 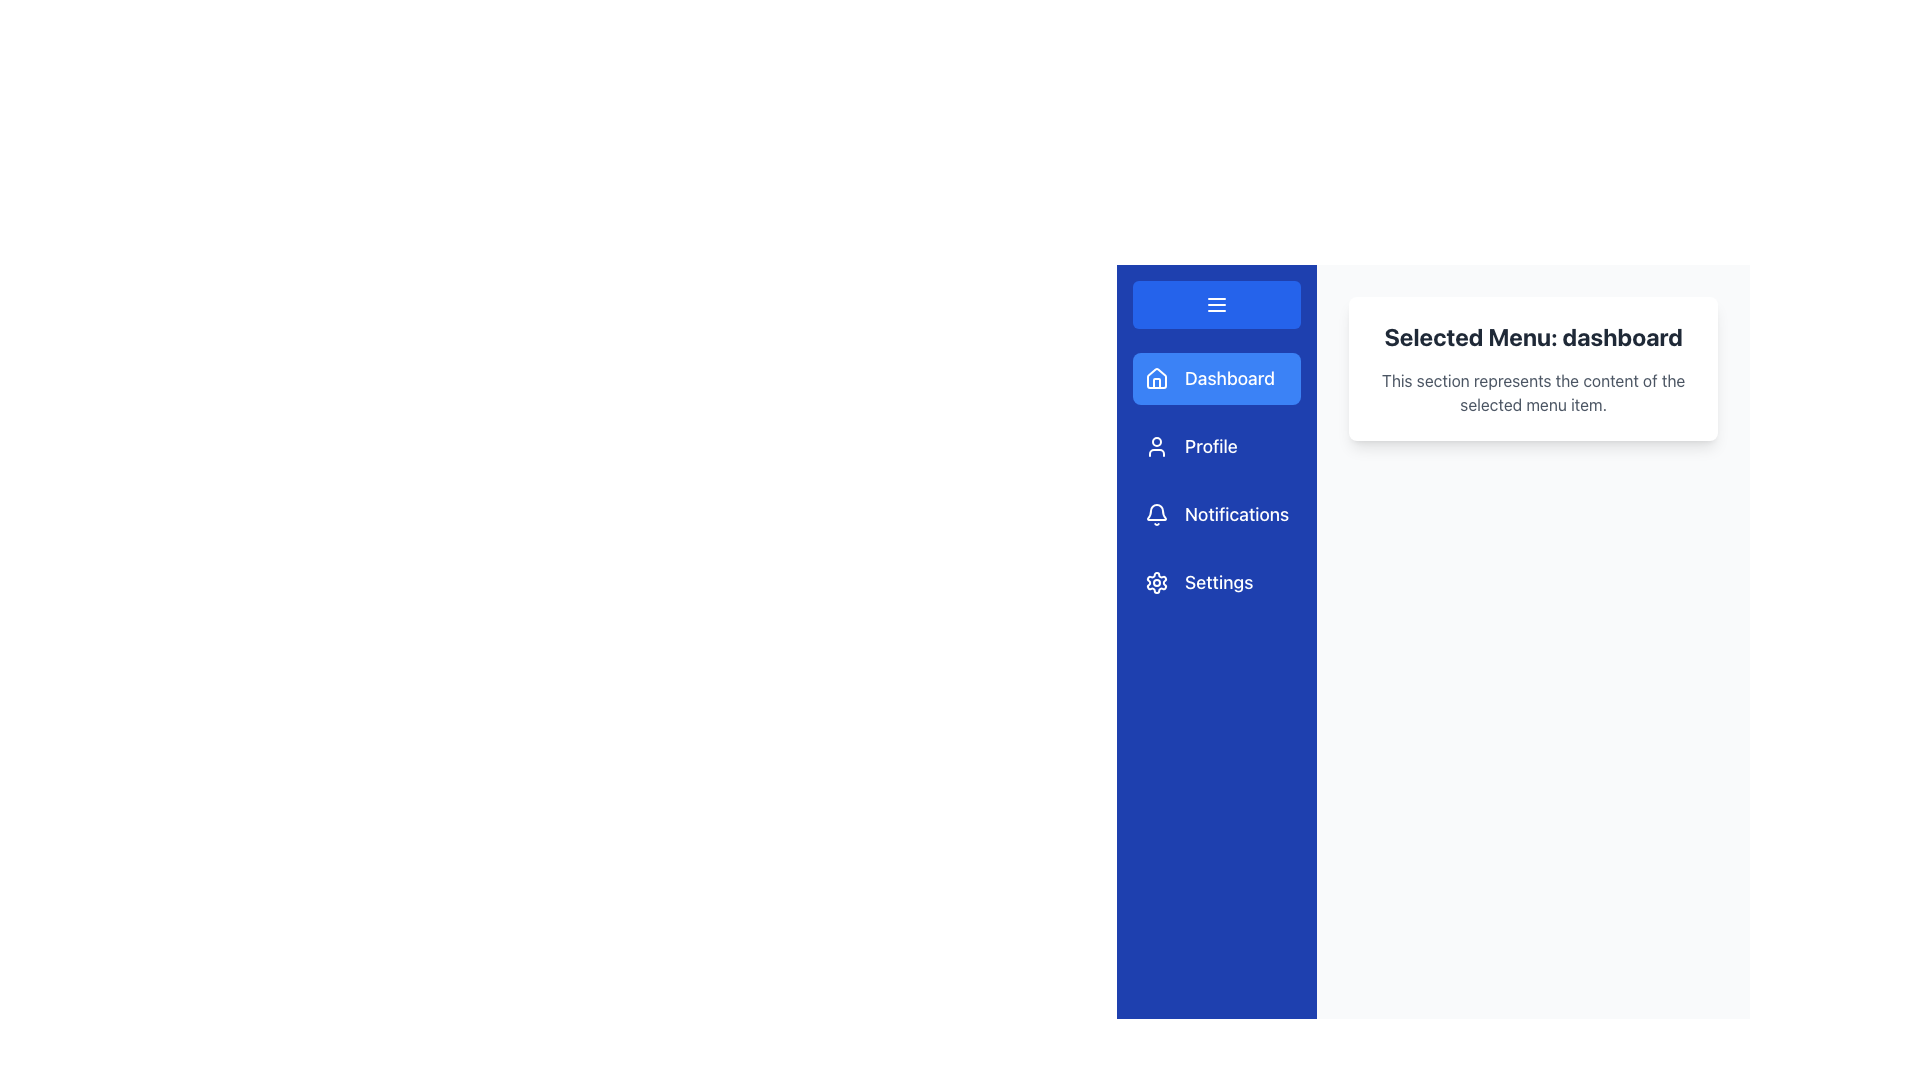 I want to click on the user profile icon in the sidebar, so click(x=1156, y=446).